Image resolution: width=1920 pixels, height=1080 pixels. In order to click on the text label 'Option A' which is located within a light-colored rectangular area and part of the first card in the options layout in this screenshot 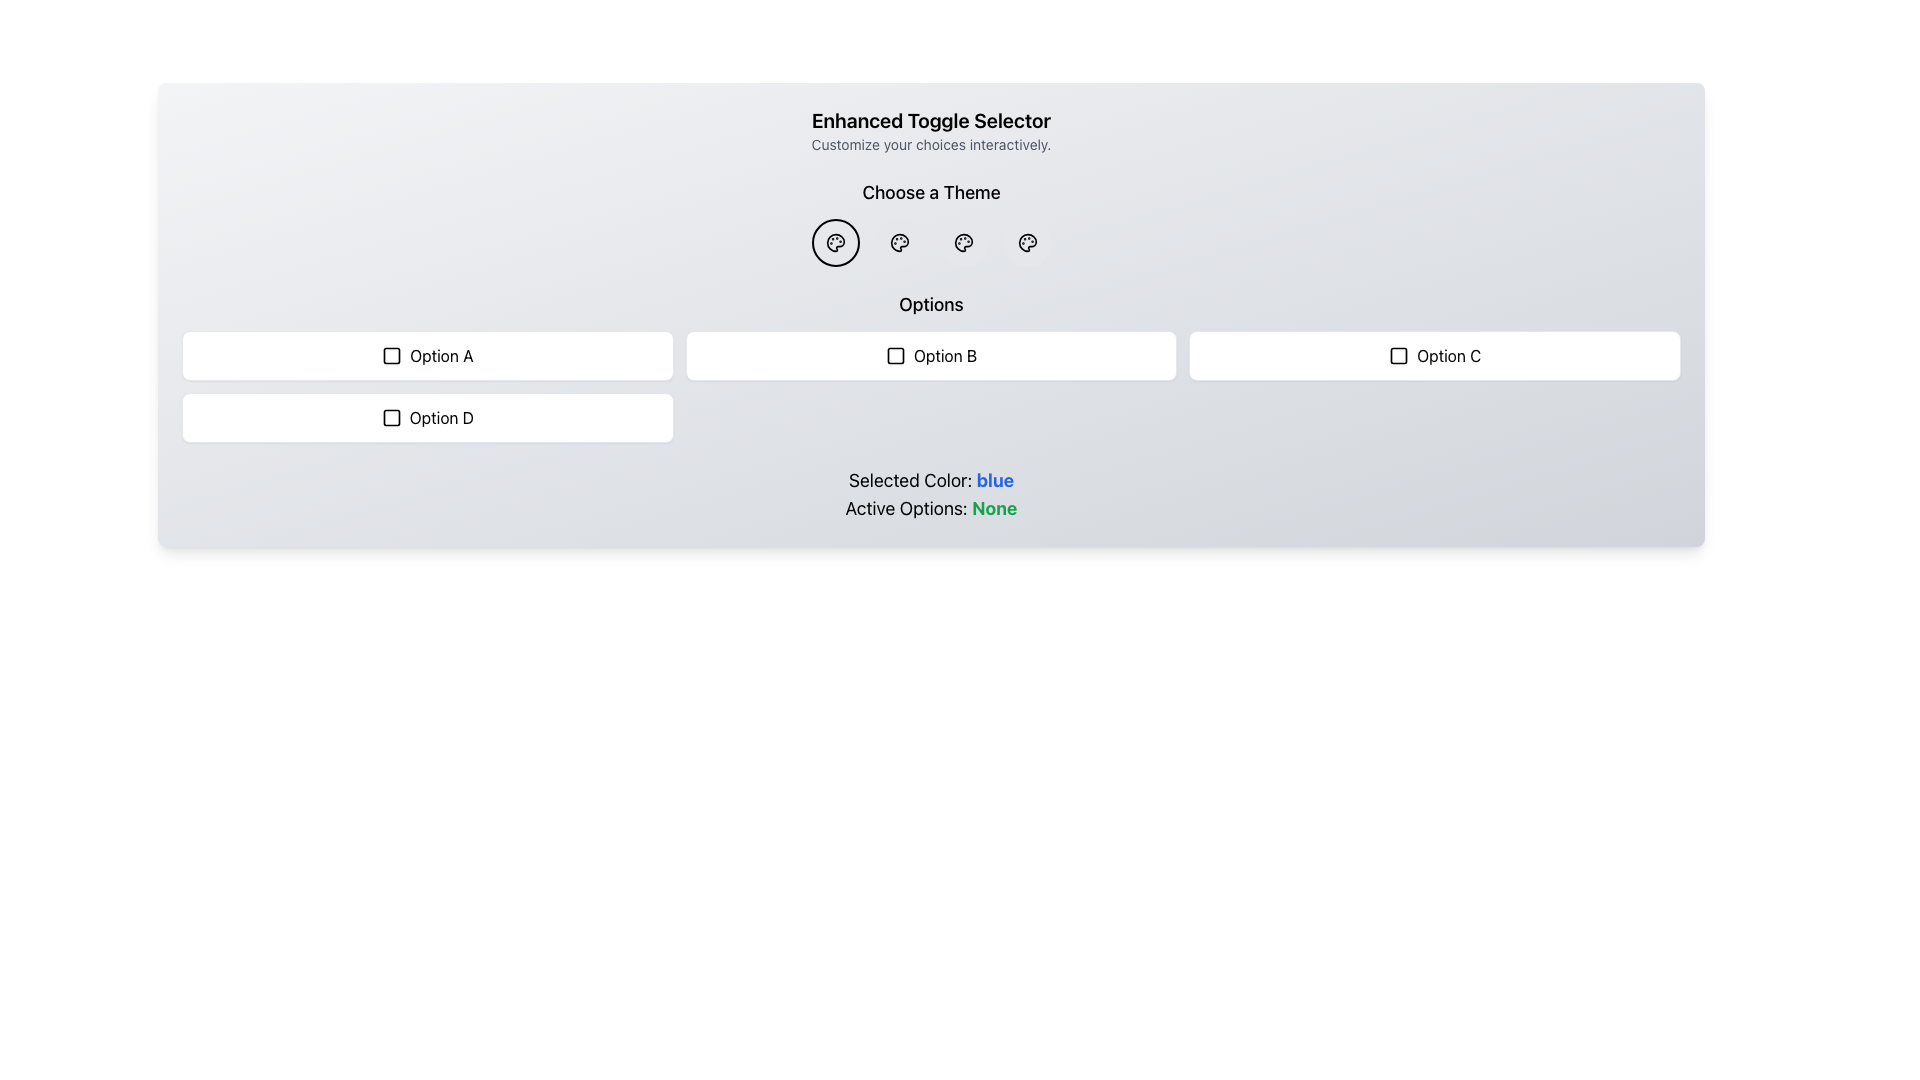, I will do `click(440, 354)`.